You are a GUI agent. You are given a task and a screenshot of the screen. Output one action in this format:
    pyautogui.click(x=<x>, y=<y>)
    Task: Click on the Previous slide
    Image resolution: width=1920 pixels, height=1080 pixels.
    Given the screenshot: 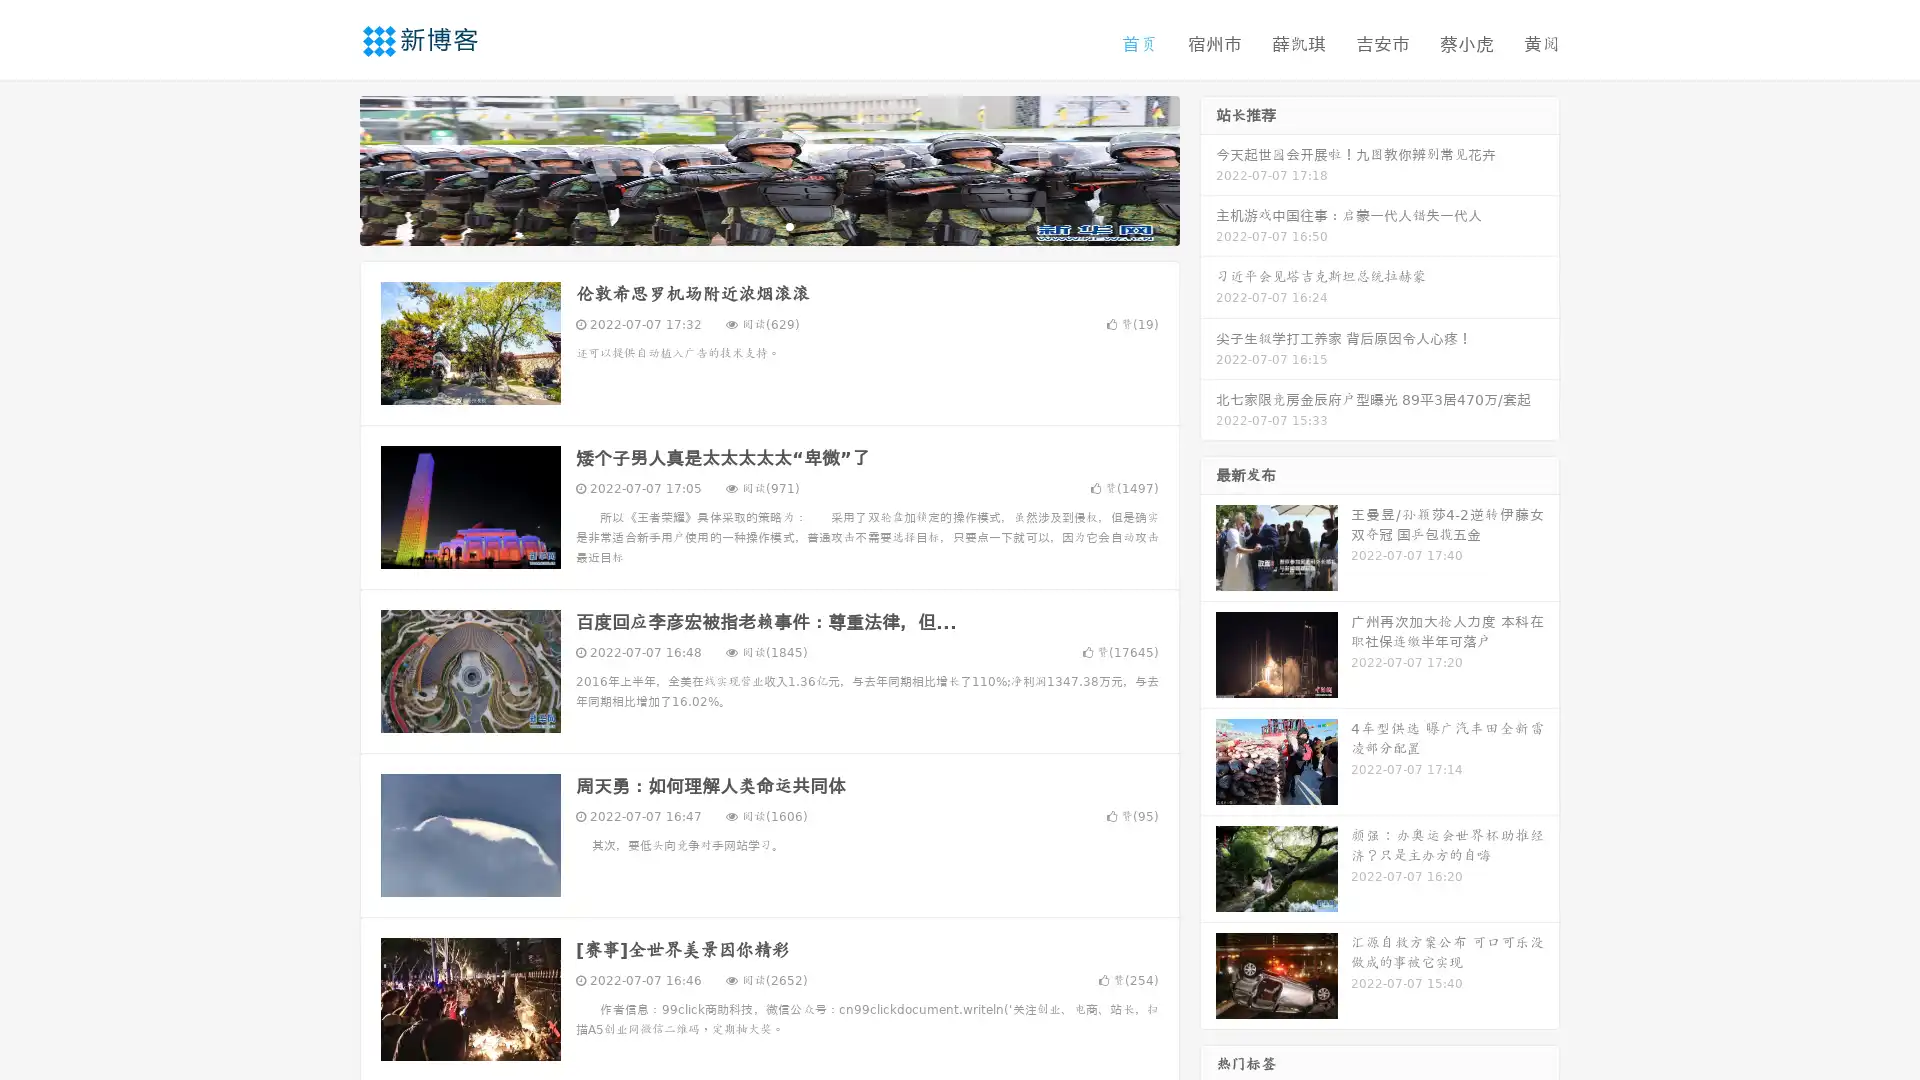 What is the action you would take?
    pyautogui.click(x=330, y=168)
    